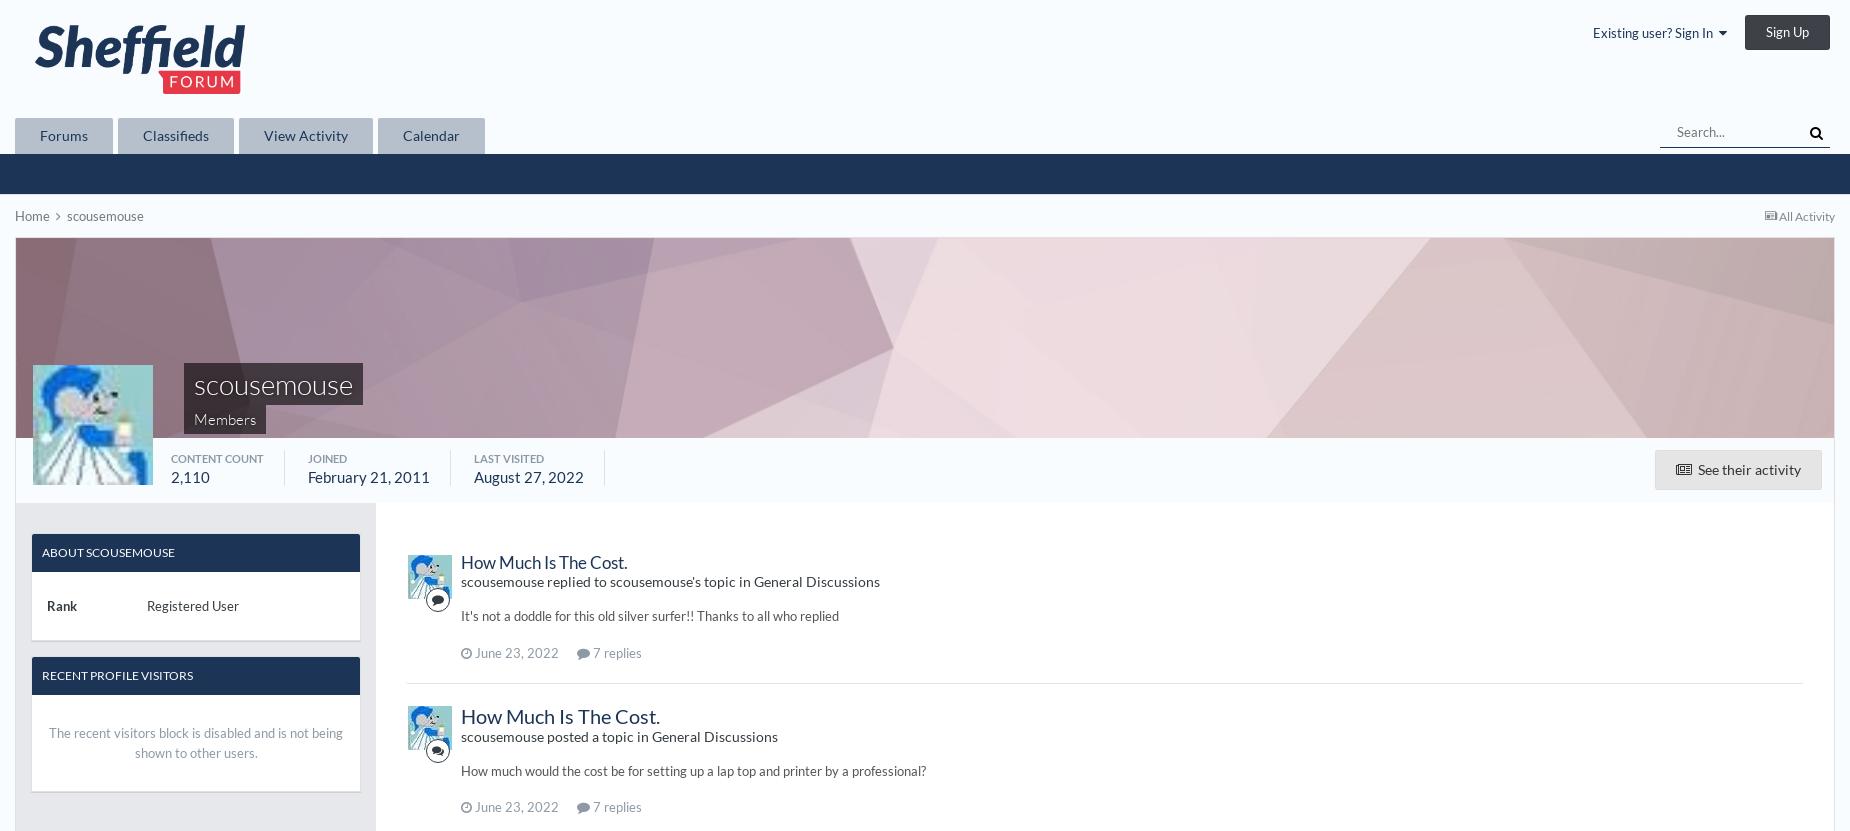  Describe the element at coordinates (368, 476) in the screenshot. I see `'February 21, 2011'` at that location.